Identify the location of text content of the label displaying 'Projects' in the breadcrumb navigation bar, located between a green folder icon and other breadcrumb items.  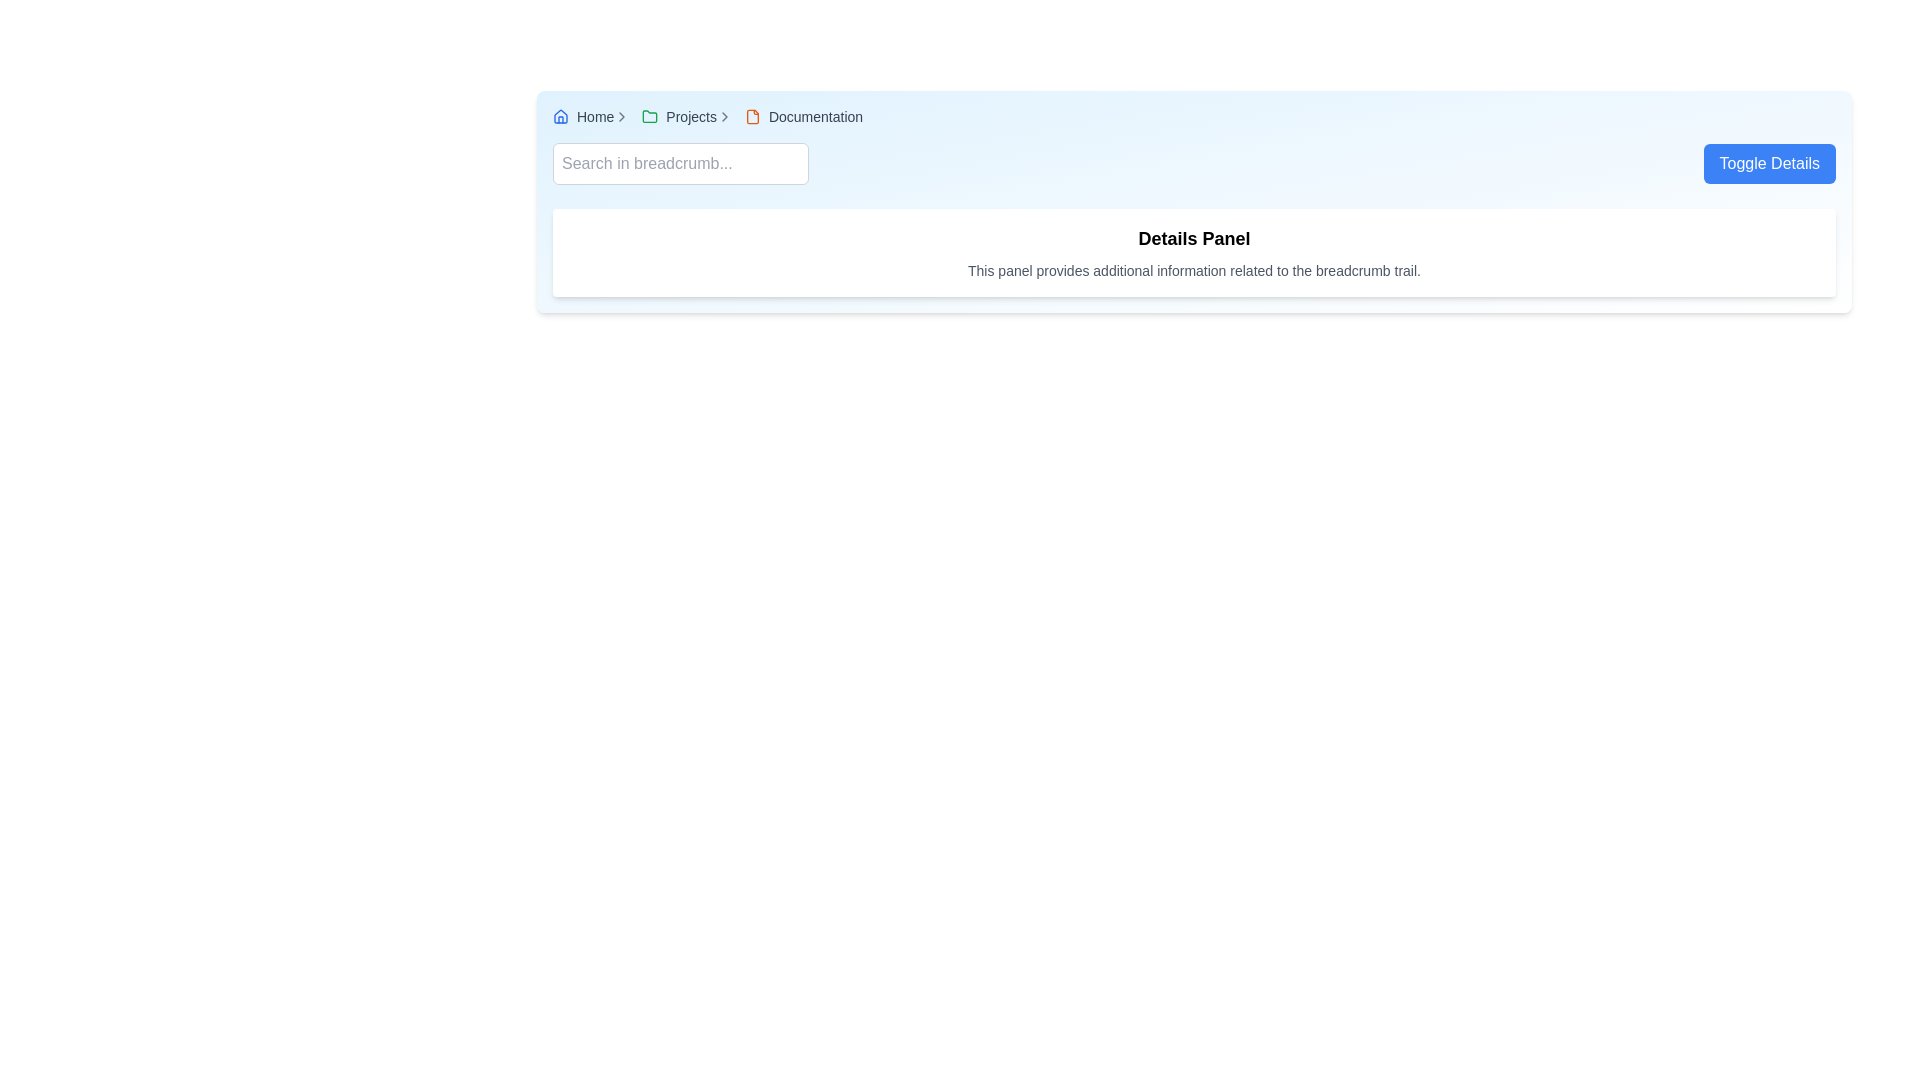
(691, 116).